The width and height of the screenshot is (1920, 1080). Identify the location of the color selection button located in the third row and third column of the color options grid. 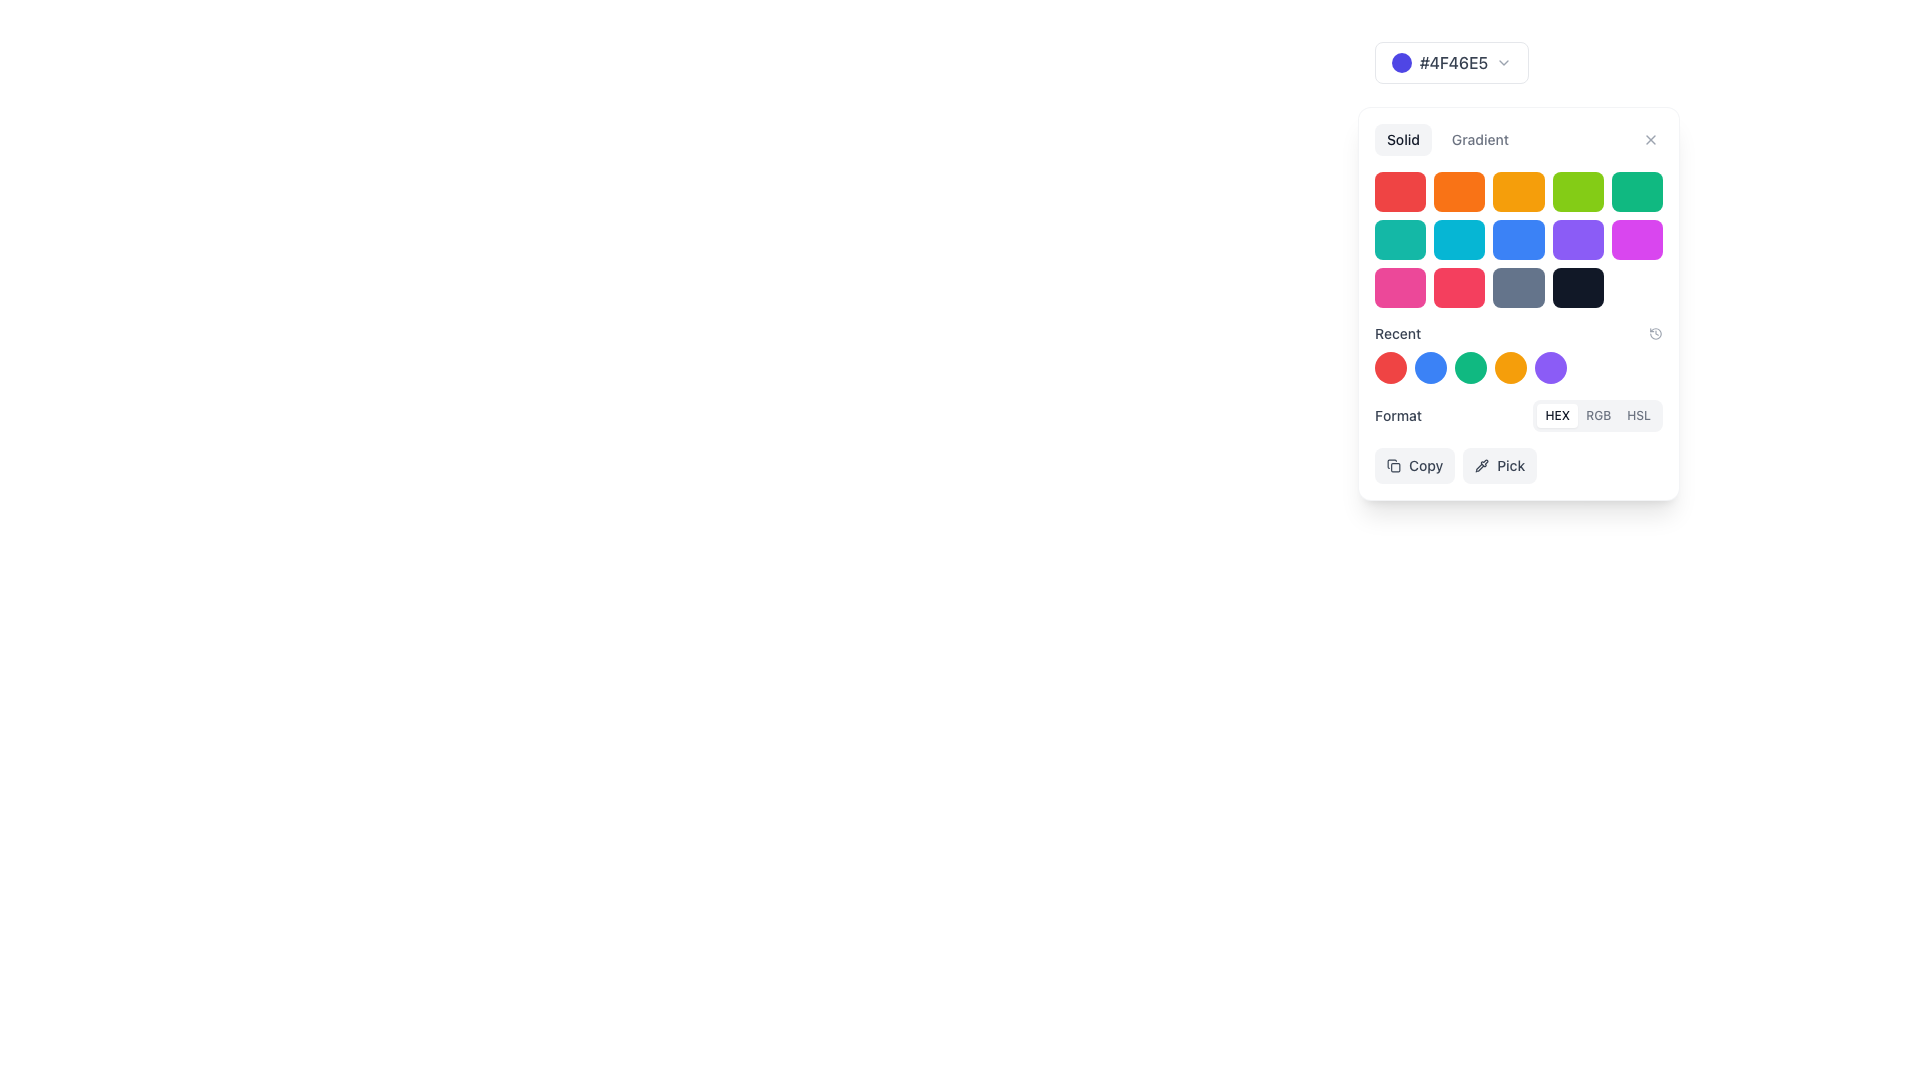
(1518, 288).